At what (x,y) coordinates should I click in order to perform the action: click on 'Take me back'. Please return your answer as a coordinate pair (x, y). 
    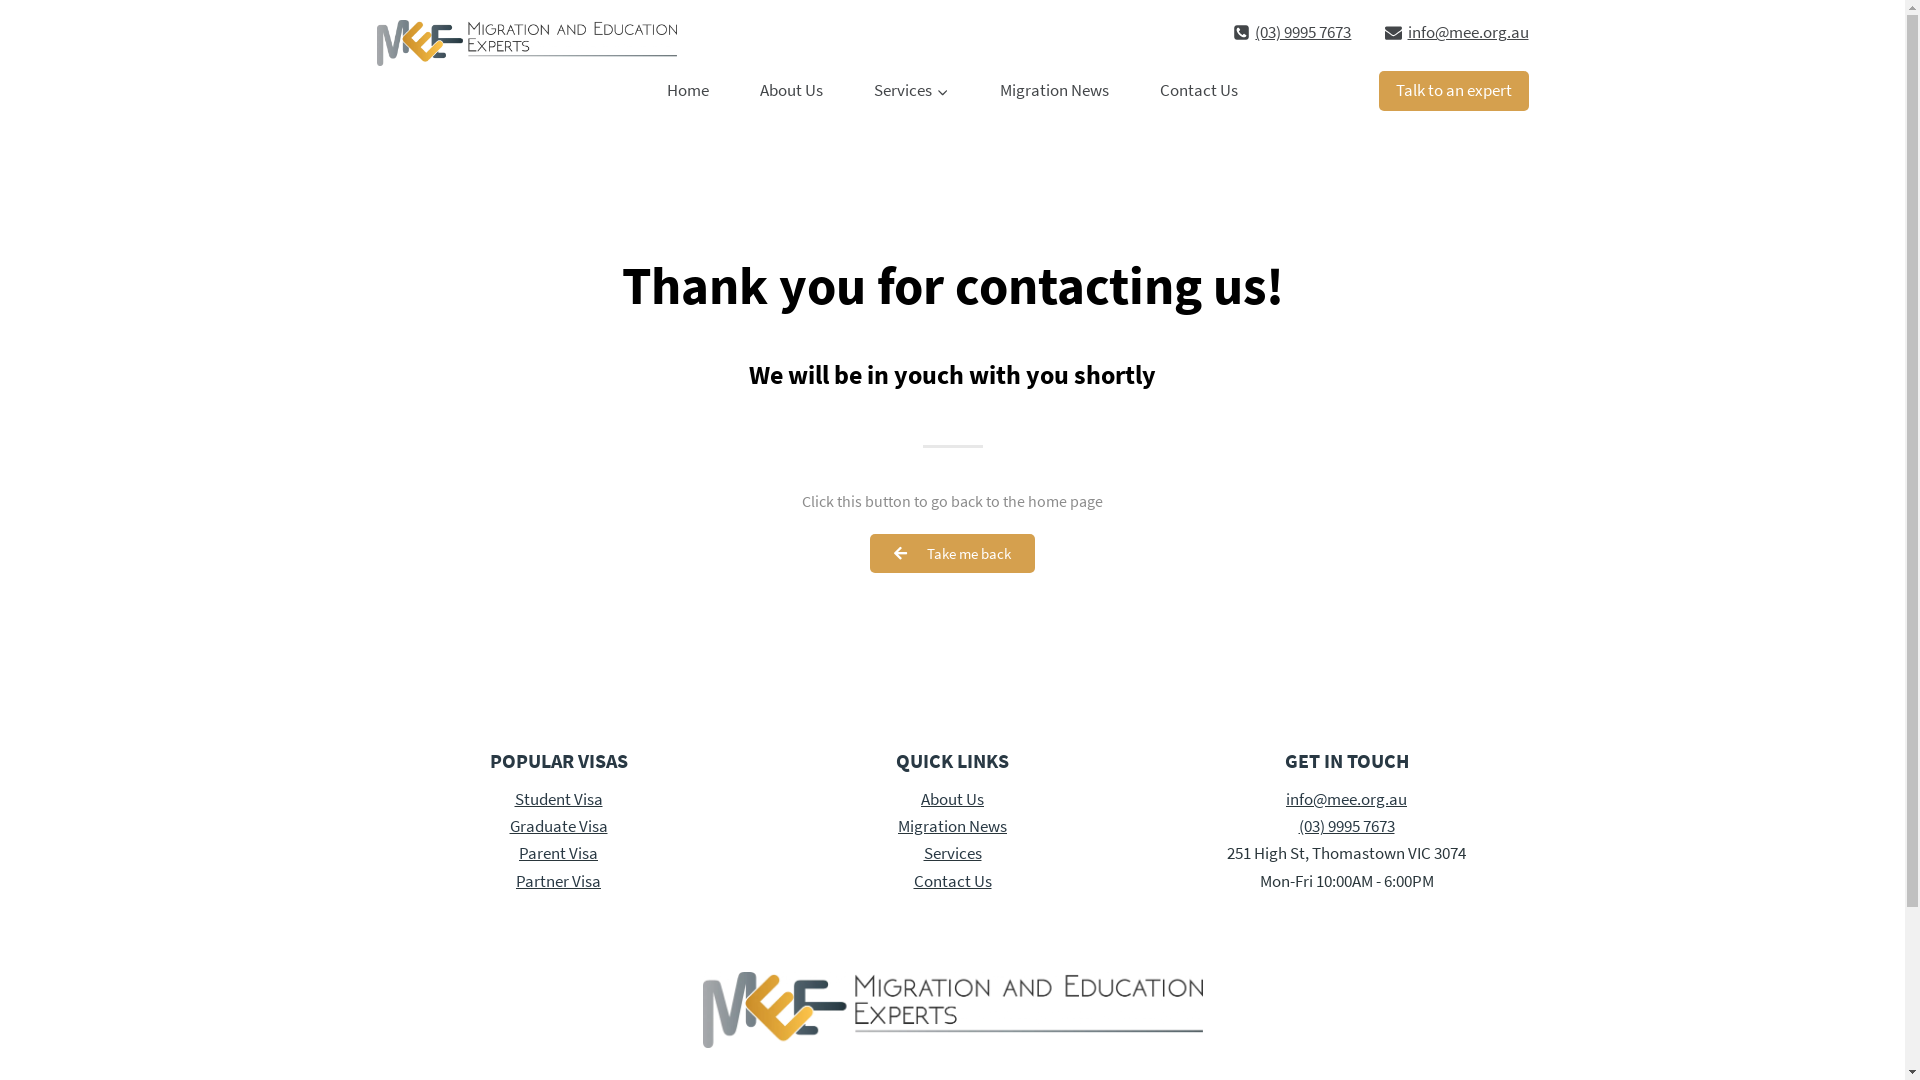
    Looking at the image, I should click on (951, 553).